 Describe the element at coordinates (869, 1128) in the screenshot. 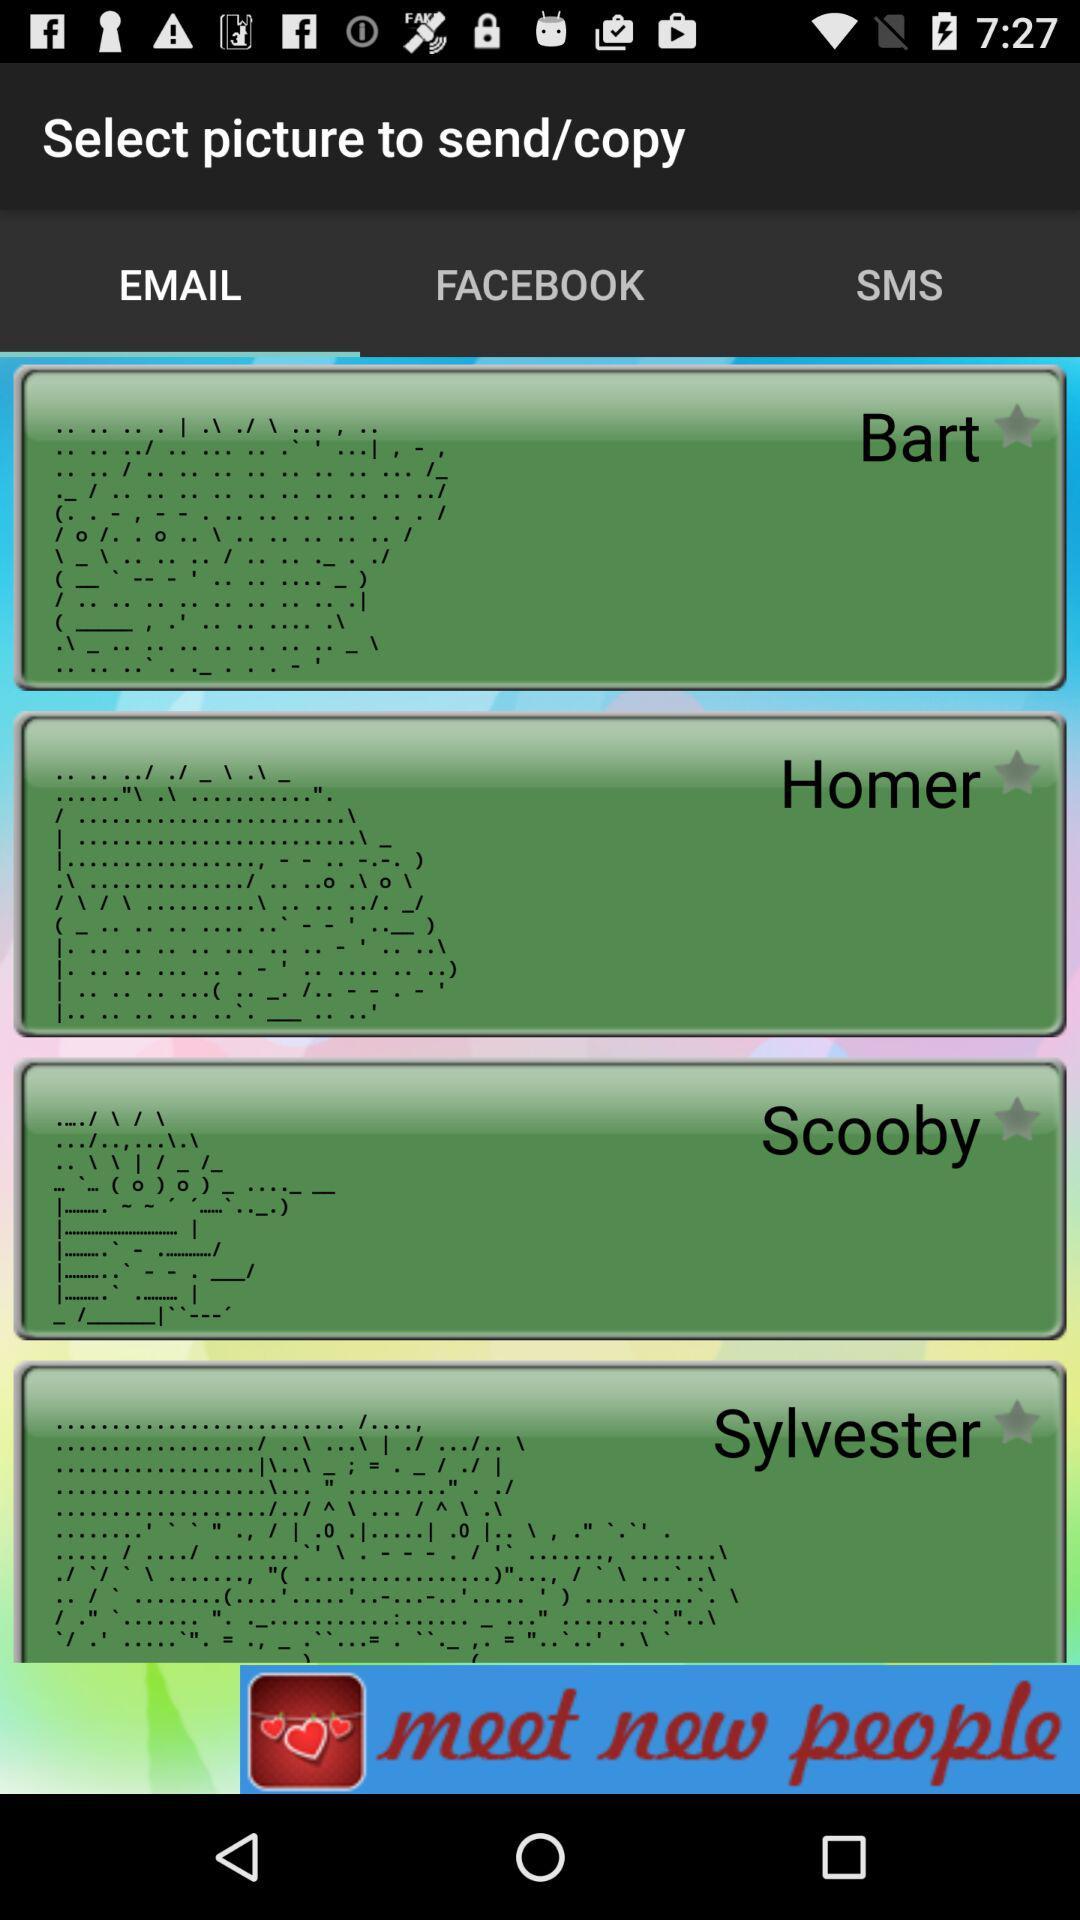

I see `the item to the right of the _ _ o icon` at that location.